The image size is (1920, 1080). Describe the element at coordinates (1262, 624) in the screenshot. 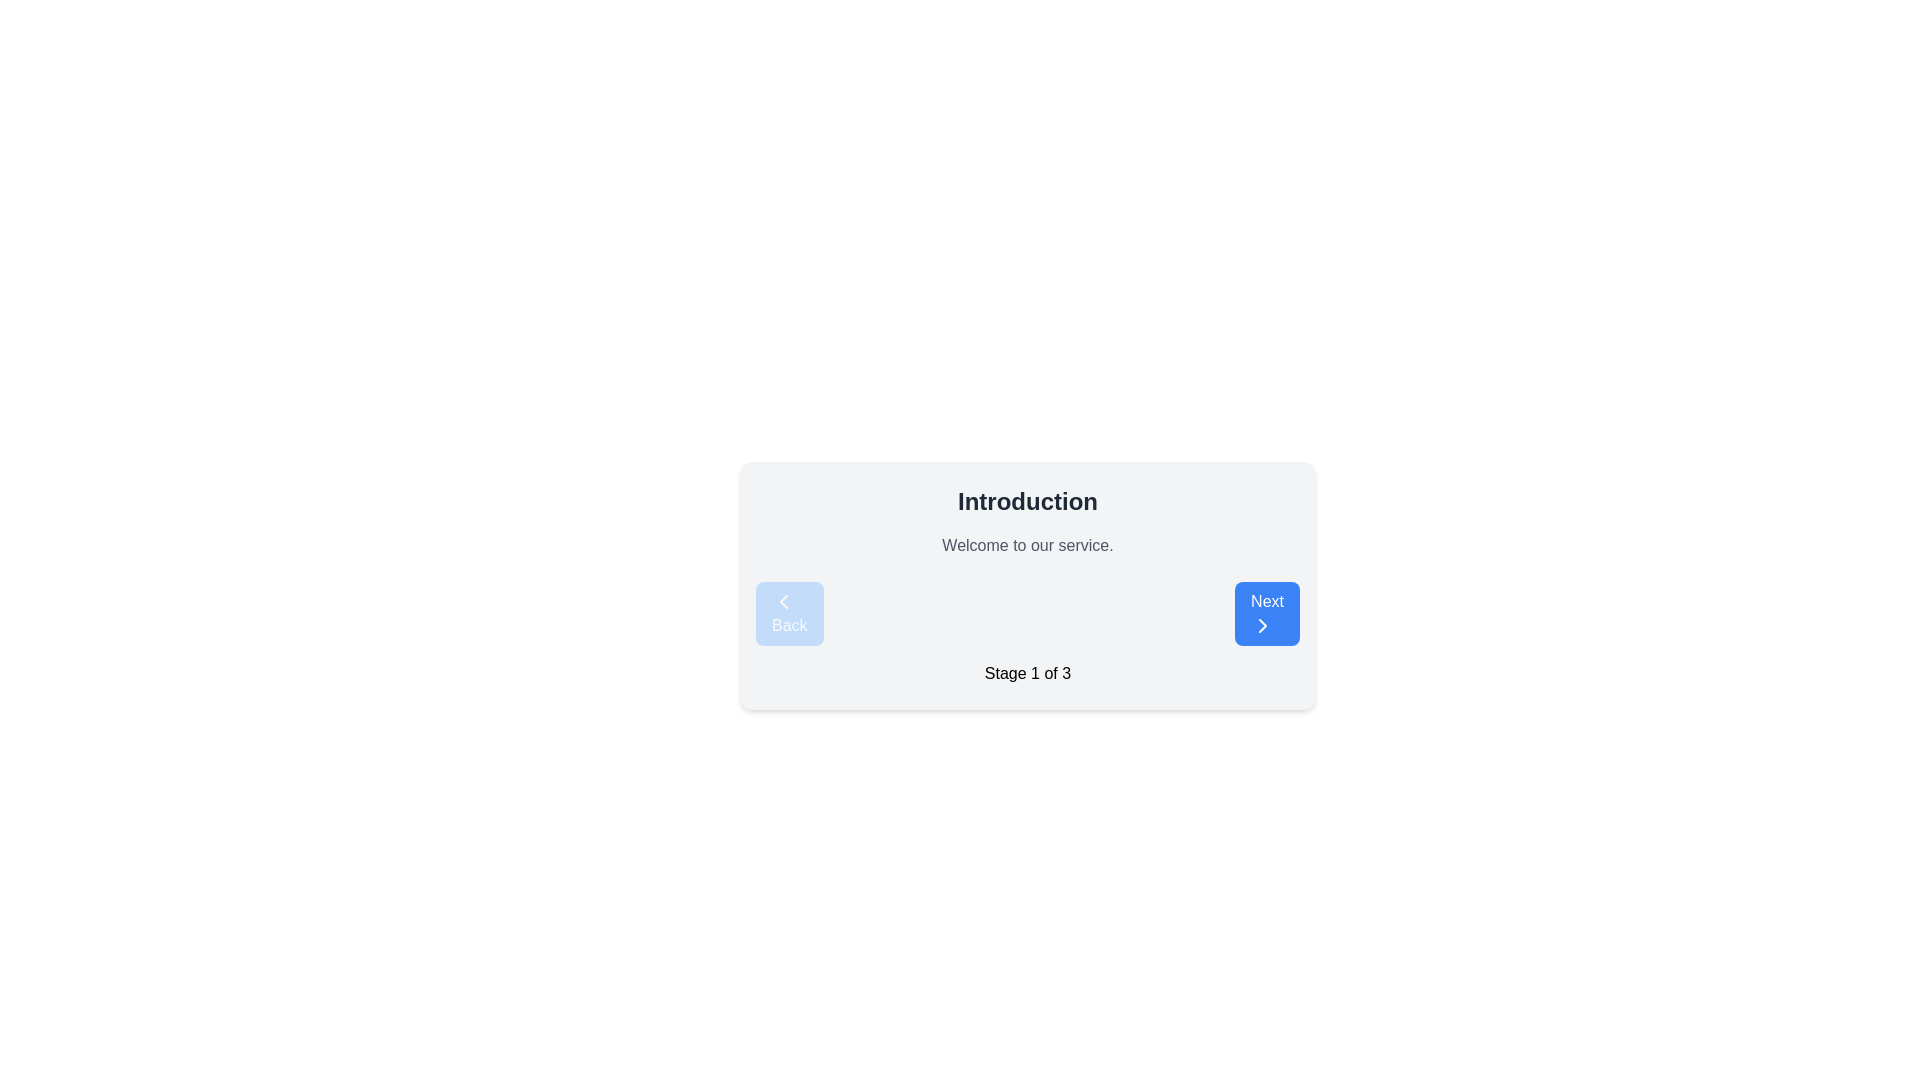

I see `the blue button labeled 'Next' that contains the rightward chevron arrow icon positioned to its right` at that location.